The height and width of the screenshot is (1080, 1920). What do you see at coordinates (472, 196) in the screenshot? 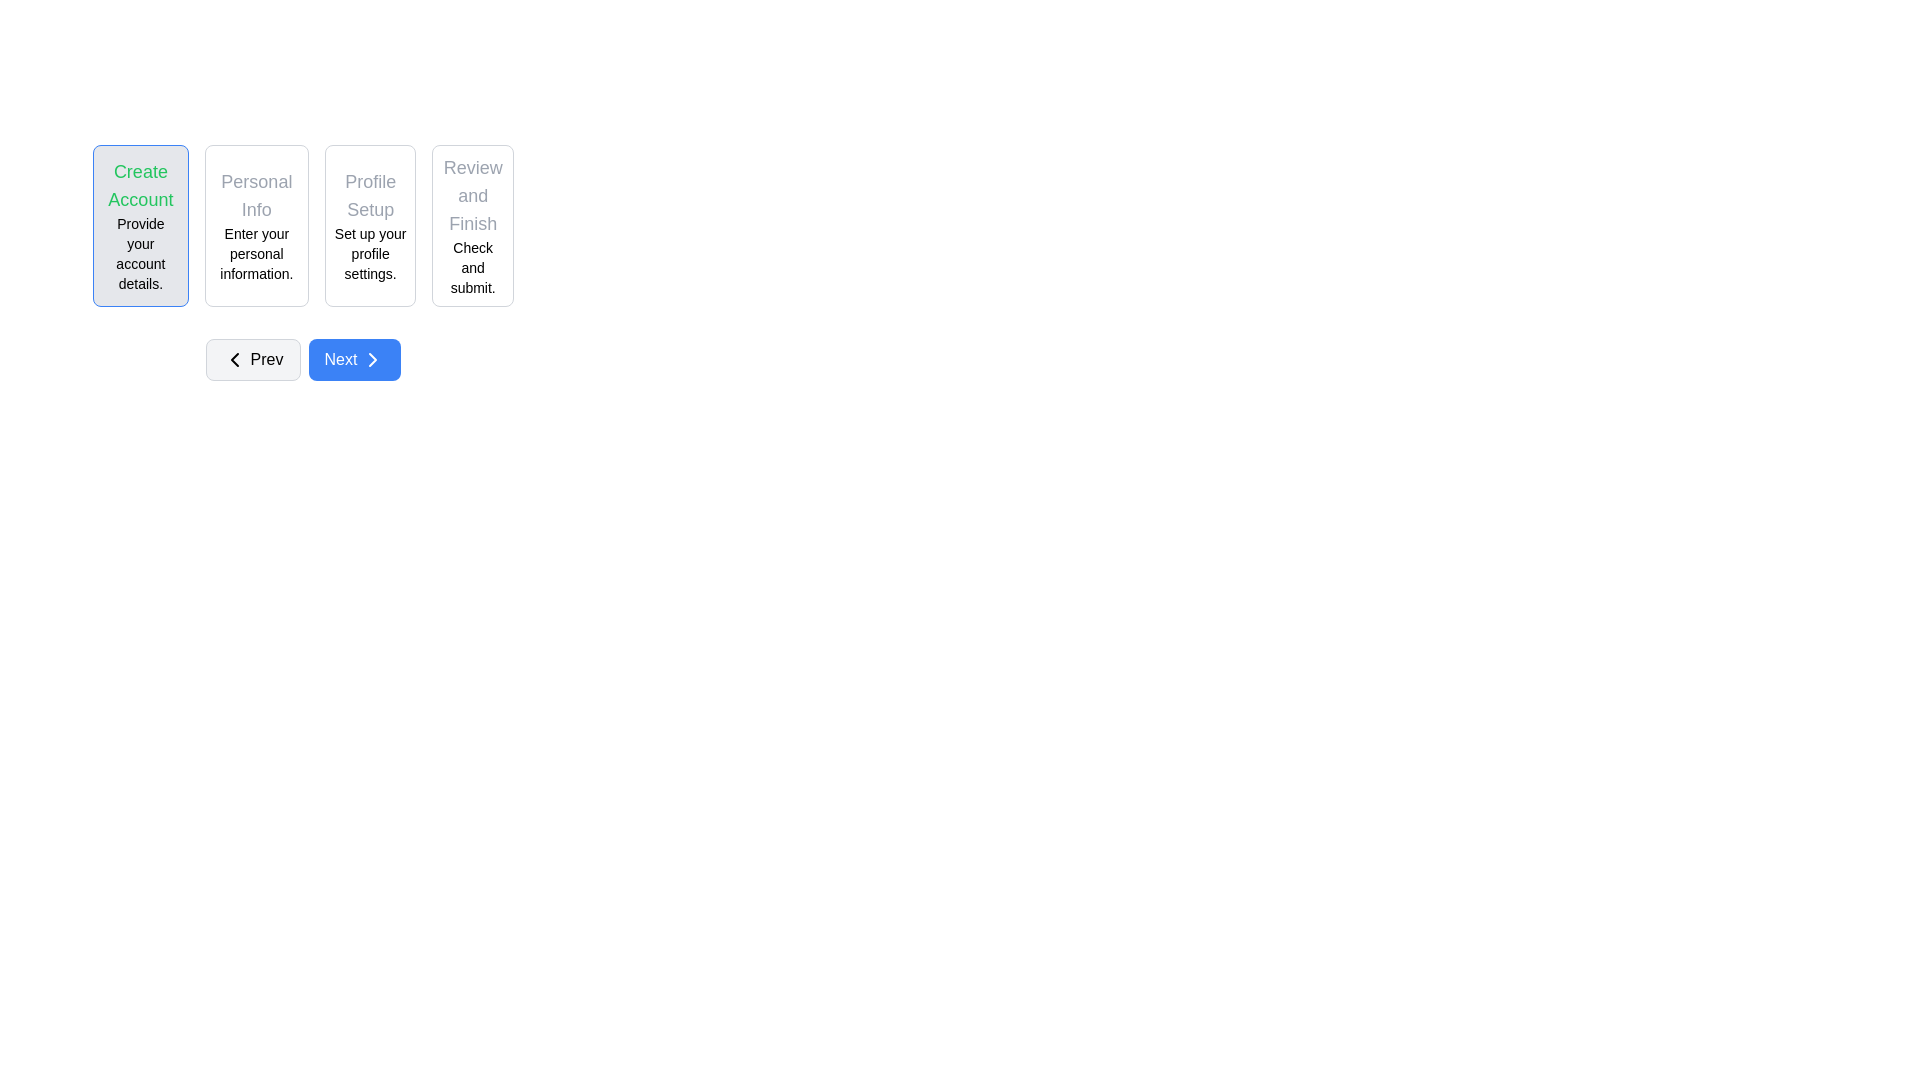
I see `the text label located at the top right of the panel, indicating the step or function of the current panel, above the text 'Check and submit.'` at bounding box center [472, 196].